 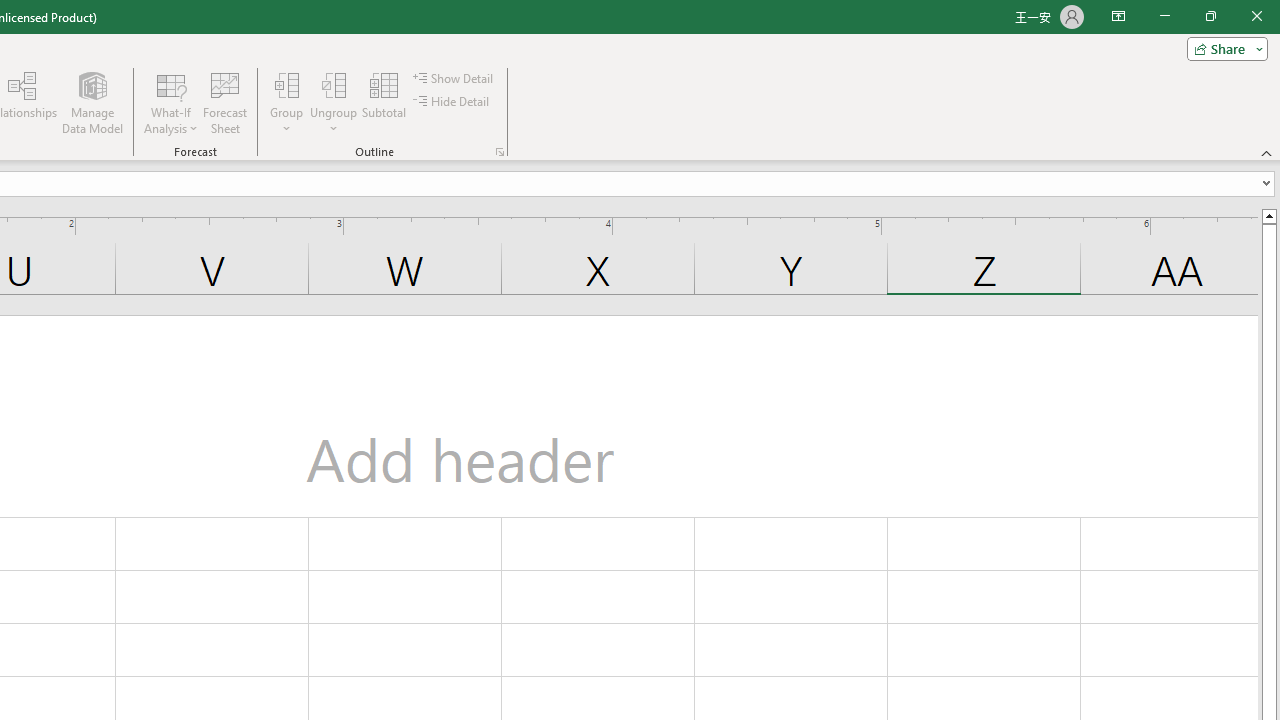 What do you see at coordinates (225, 103) in the screenshot?
I see `'Forecast Sheet'` at bounding box center [225, 103].